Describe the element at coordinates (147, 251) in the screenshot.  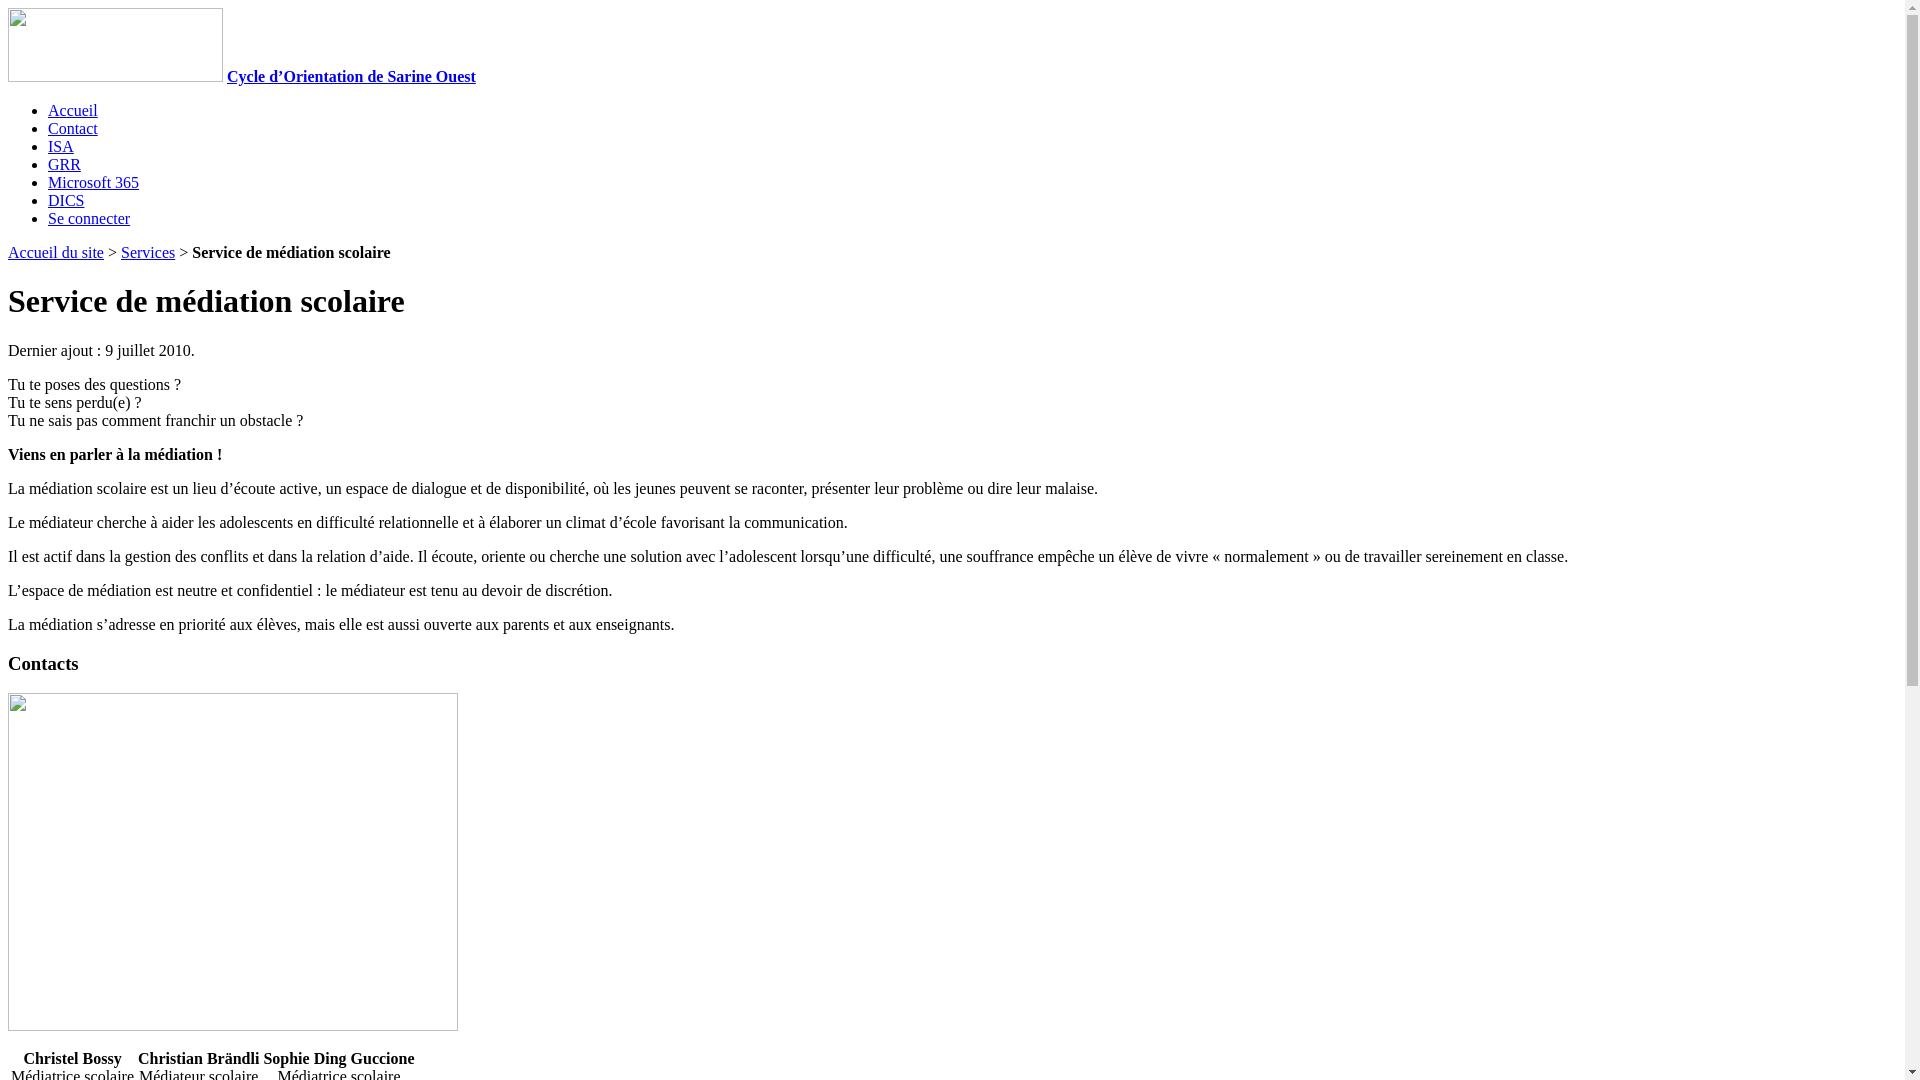
I see `'Services'` at that location.